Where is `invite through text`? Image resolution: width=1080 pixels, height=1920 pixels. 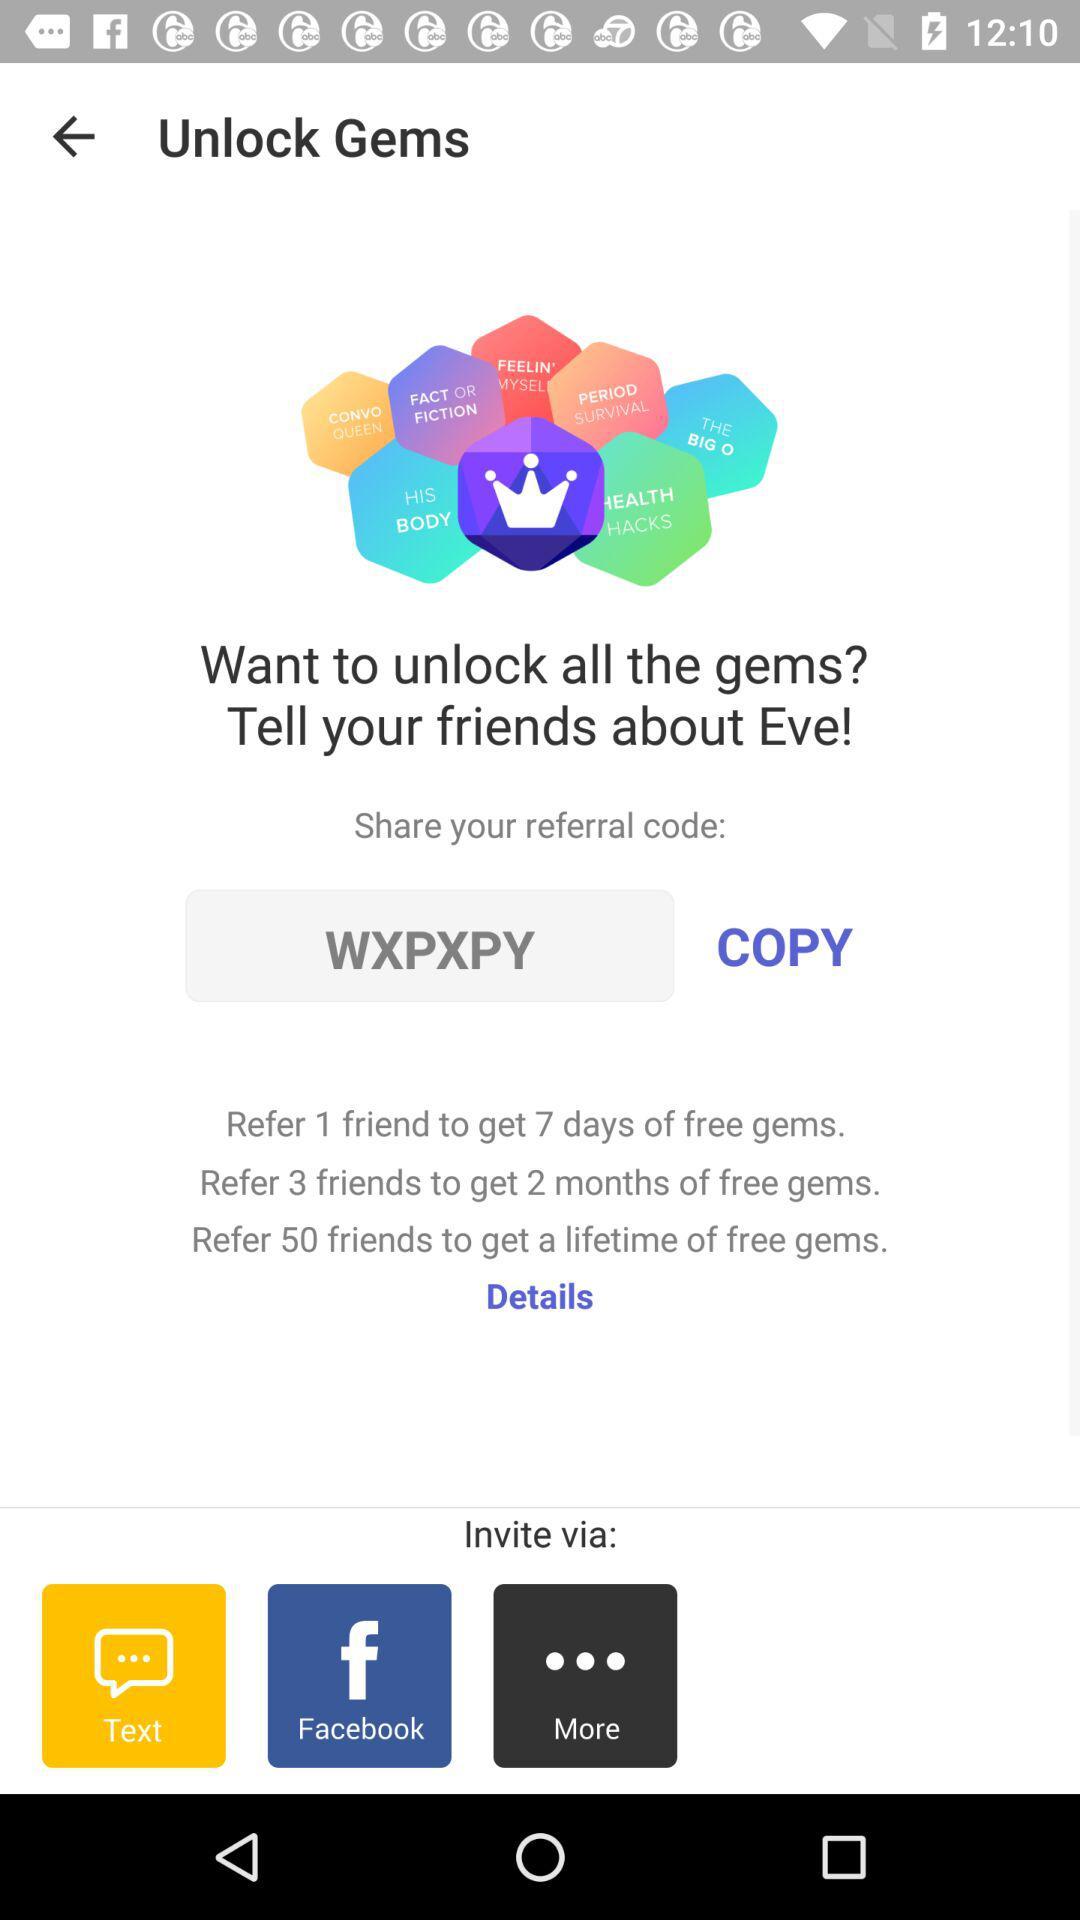 invite through text is located at coordinates (133, 1675).